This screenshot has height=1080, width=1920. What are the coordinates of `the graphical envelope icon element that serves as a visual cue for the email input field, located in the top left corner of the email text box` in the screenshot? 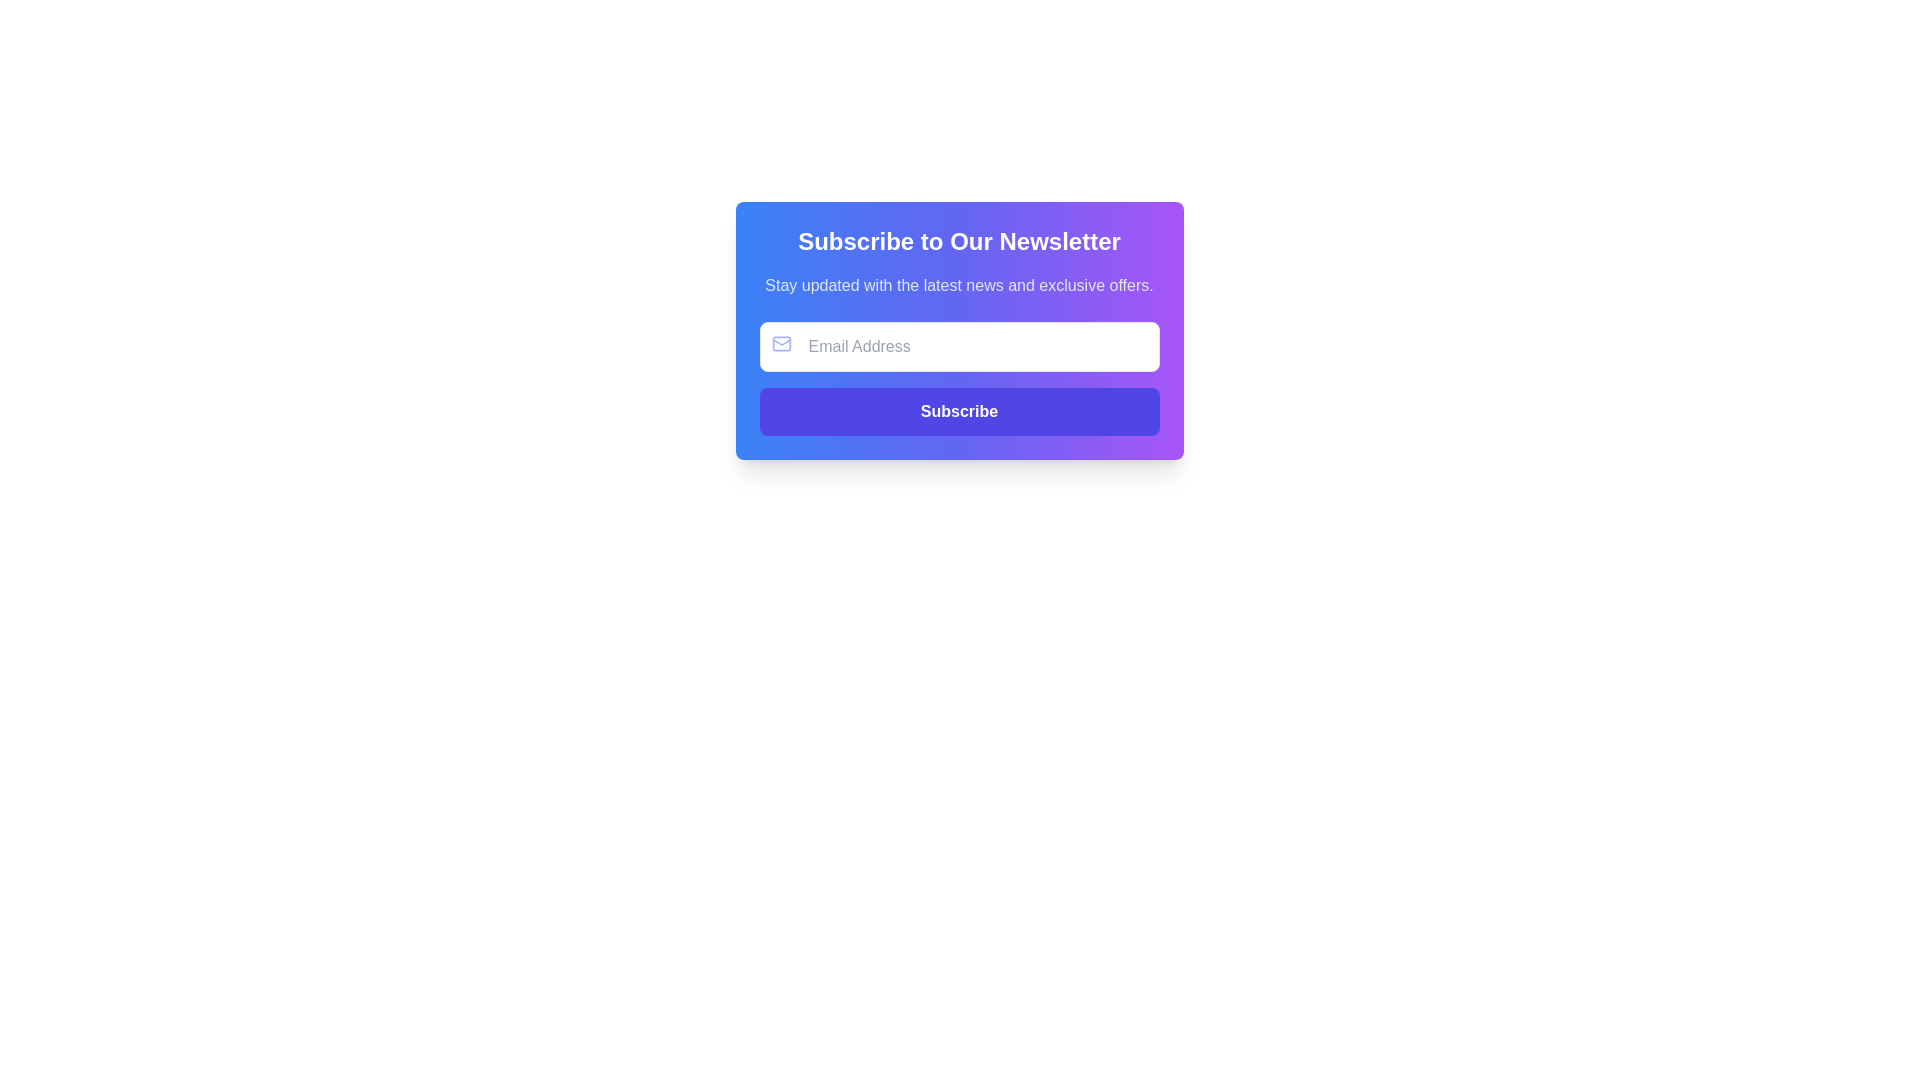 It's located at (780, 342).